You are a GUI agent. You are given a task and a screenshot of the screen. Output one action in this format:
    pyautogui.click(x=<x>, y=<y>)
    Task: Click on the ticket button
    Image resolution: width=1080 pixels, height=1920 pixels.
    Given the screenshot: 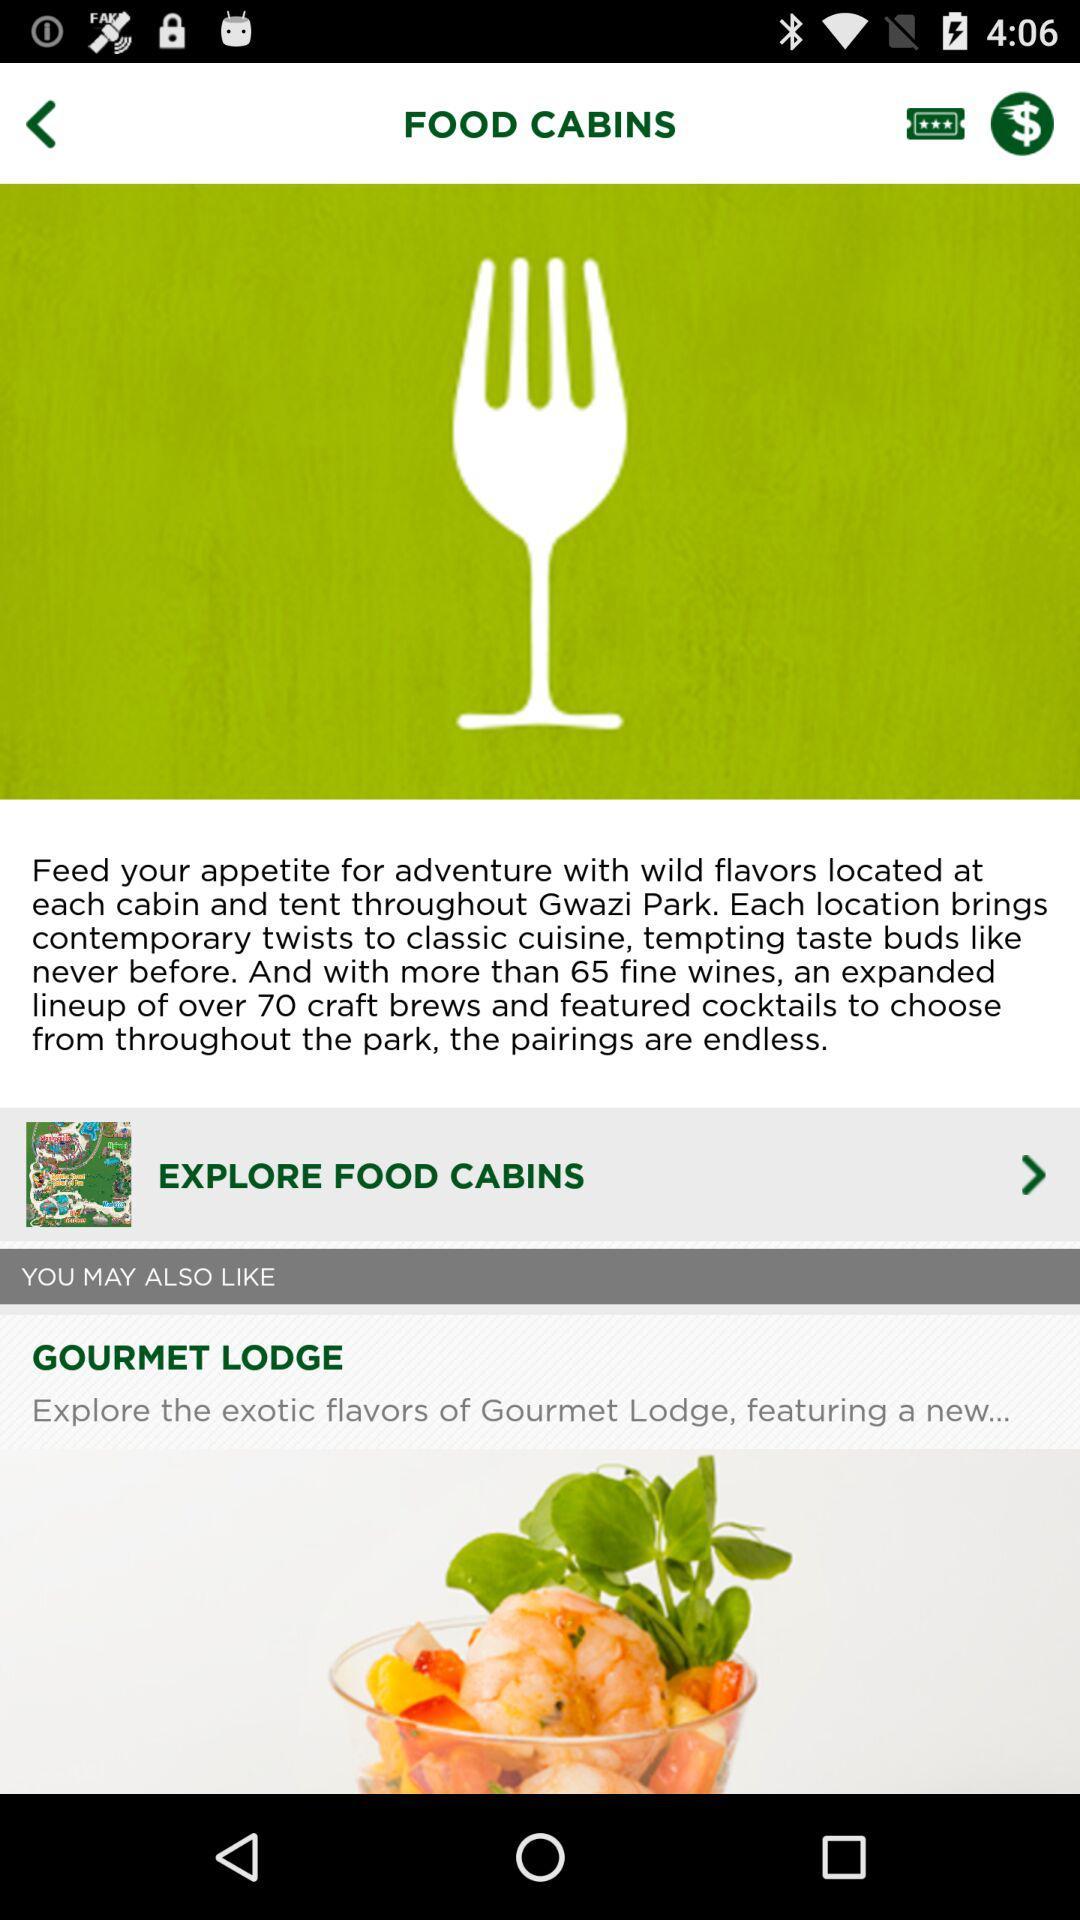 What is the action you would take?
    pyautogui.click(x=947, y=122)
    